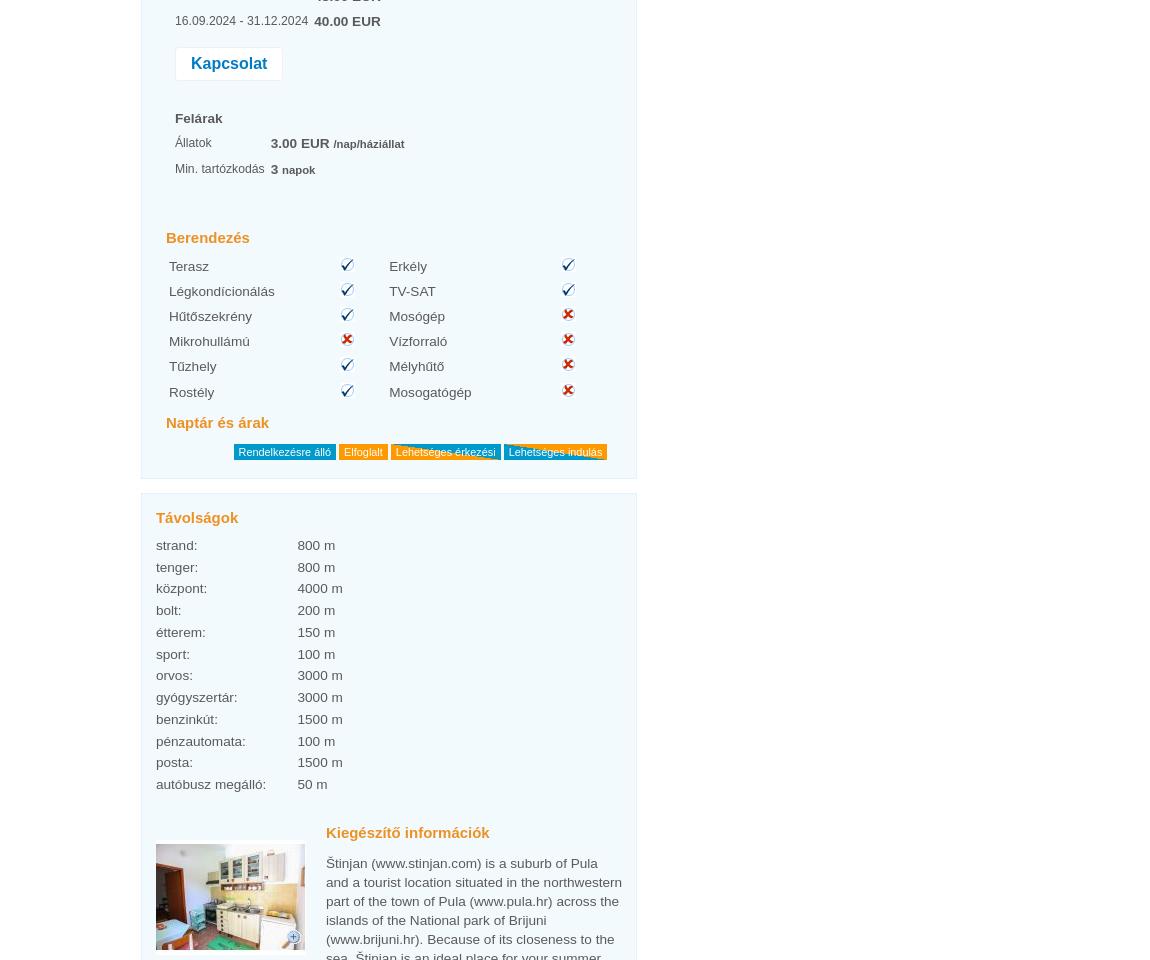 The image size is (1150, 960). I want to click on '15.07.2024 - 18.08.2024', so click(240, 693).